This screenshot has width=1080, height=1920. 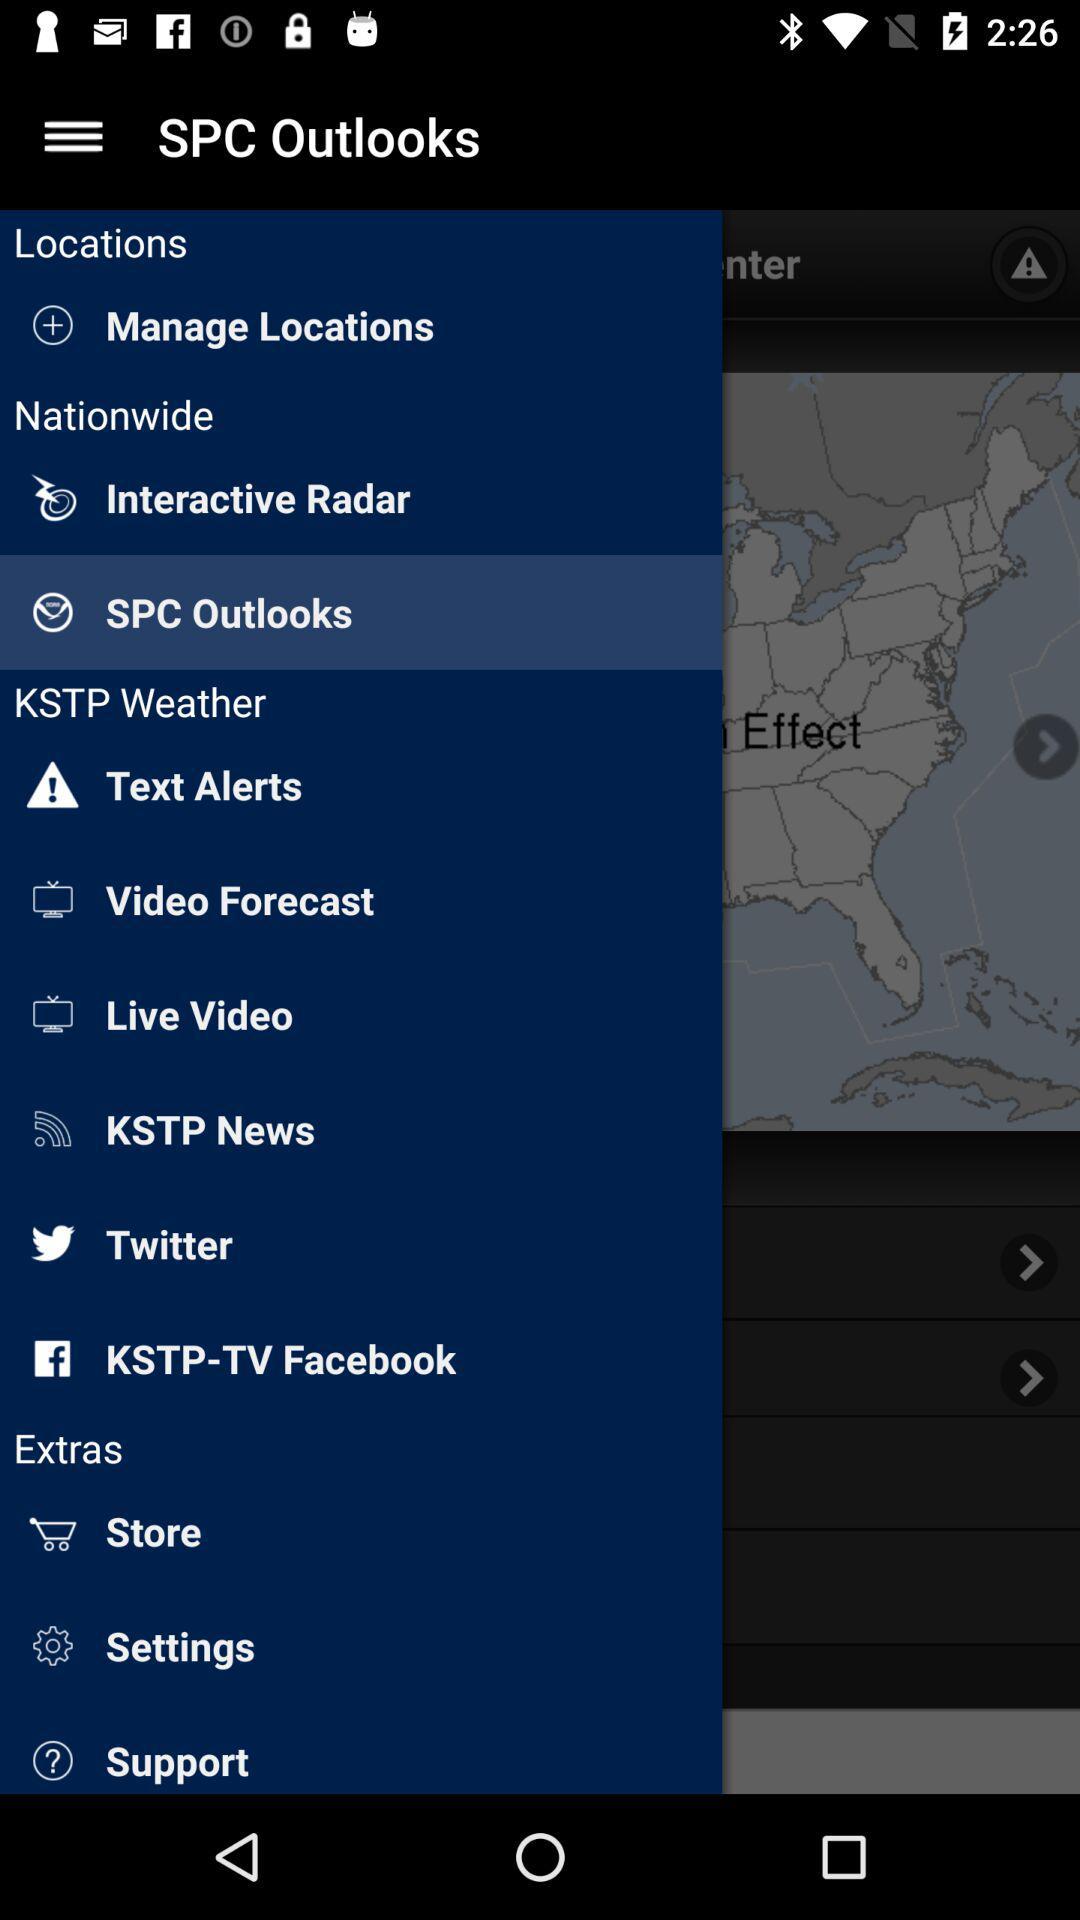 What do you see at coordinates (72, 135) in the screenshot?
I see `the menu icon` at bounding box center [72, 135].